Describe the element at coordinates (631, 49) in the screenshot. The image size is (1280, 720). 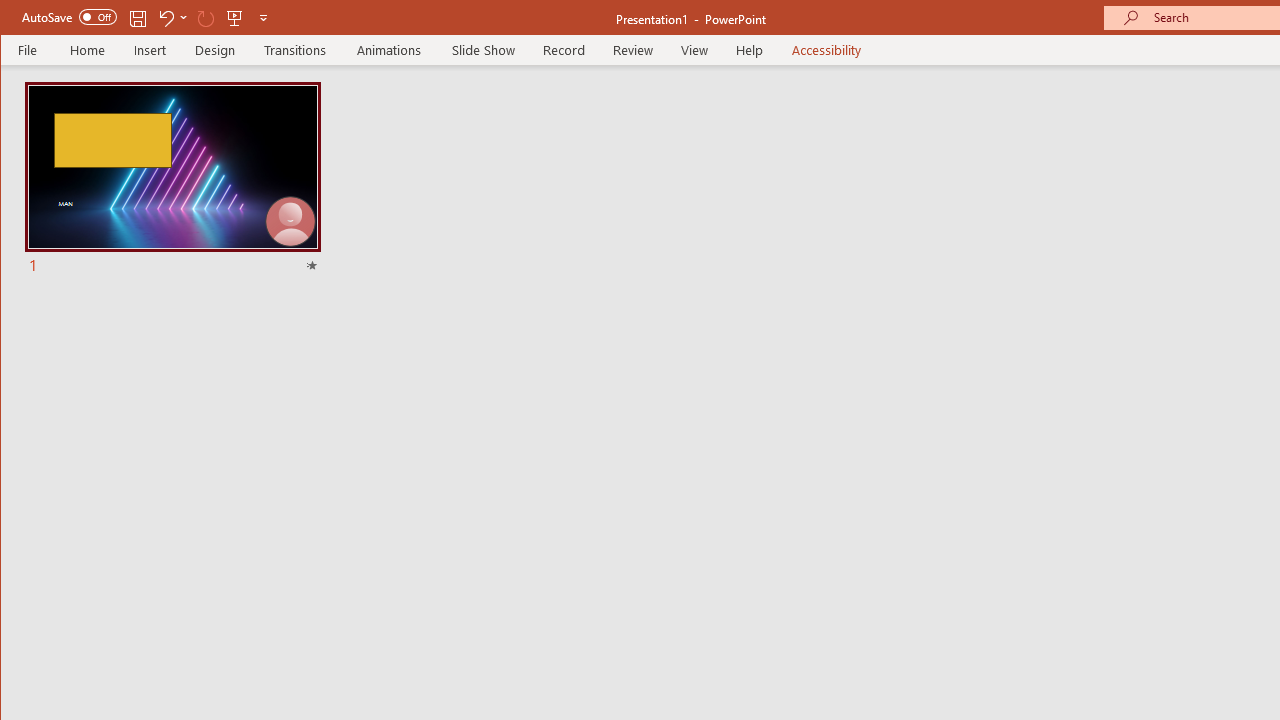
I see `'Review'` at that location.